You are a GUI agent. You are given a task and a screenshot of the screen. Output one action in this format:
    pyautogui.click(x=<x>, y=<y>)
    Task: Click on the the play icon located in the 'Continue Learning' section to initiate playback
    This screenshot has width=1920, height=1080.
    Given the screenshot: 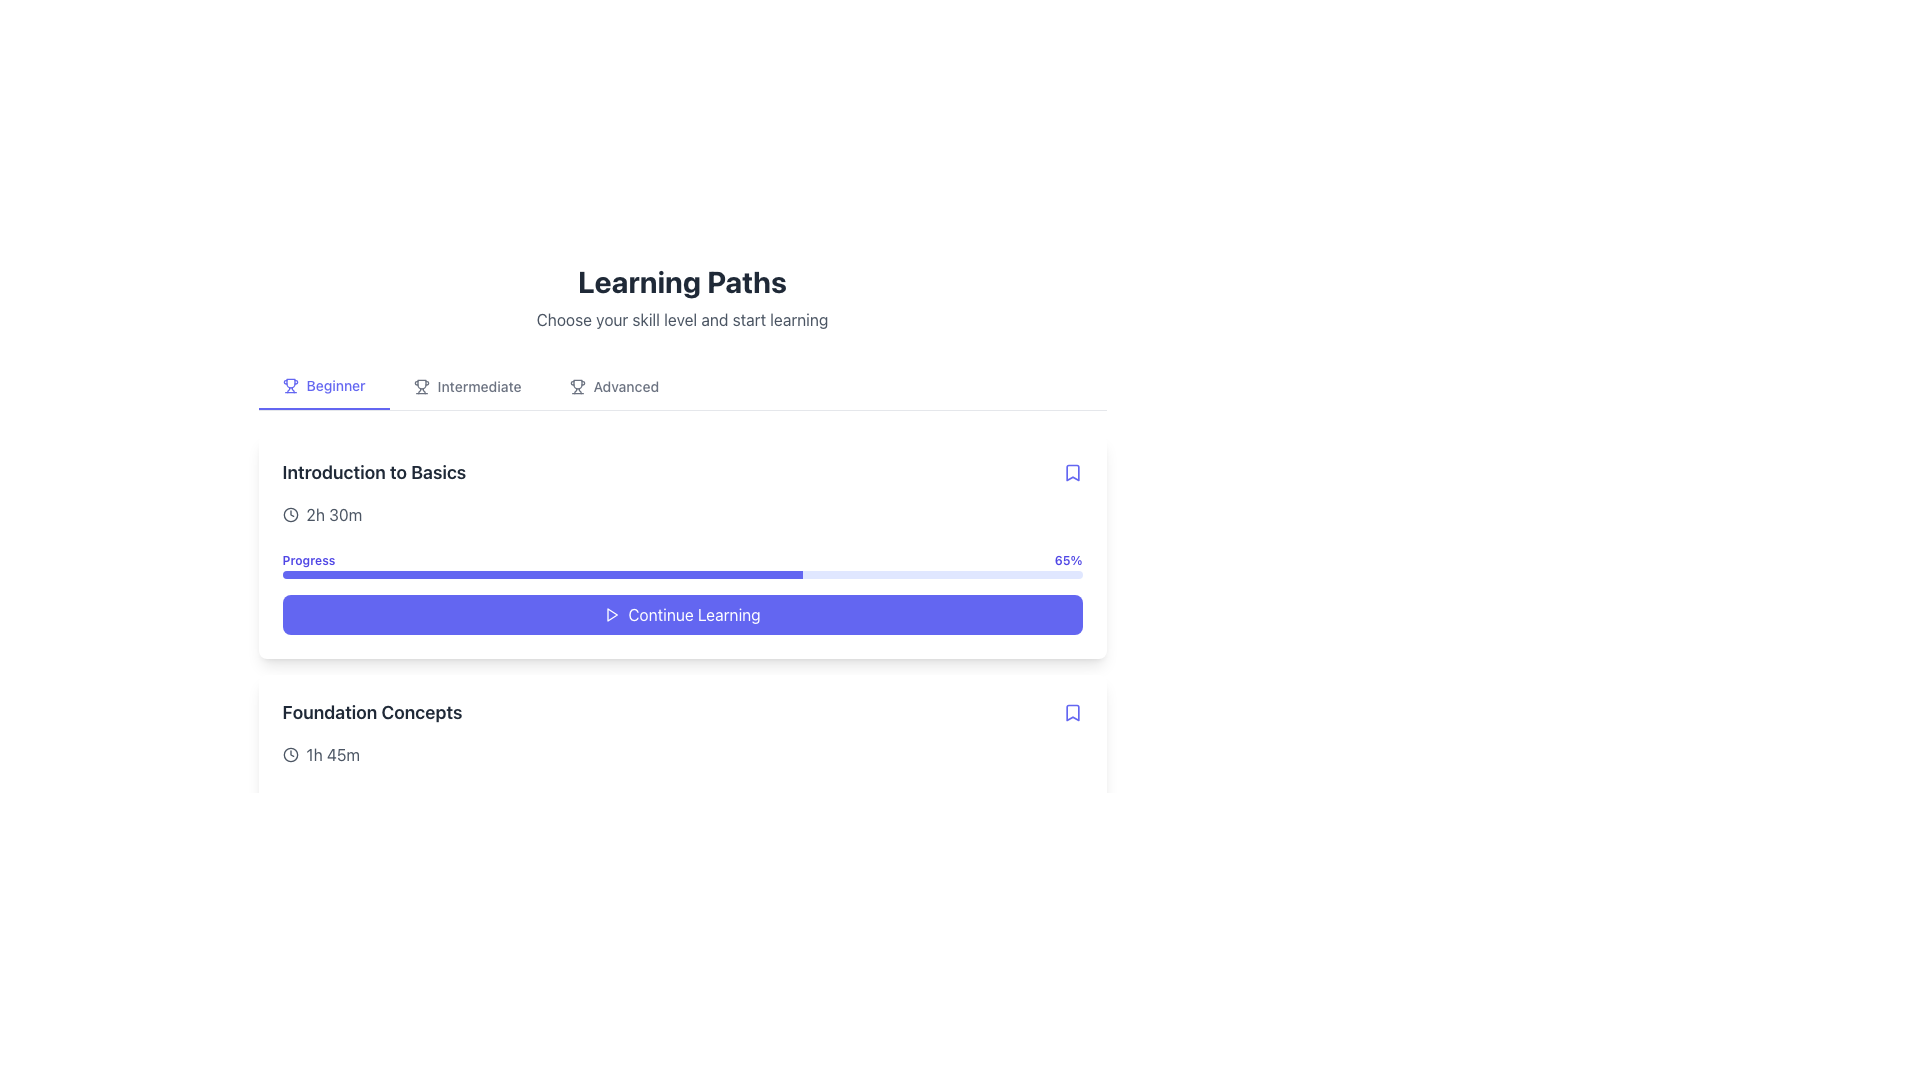 What is the action you would take?
    pyautogui.click(x=612, y=613)
    